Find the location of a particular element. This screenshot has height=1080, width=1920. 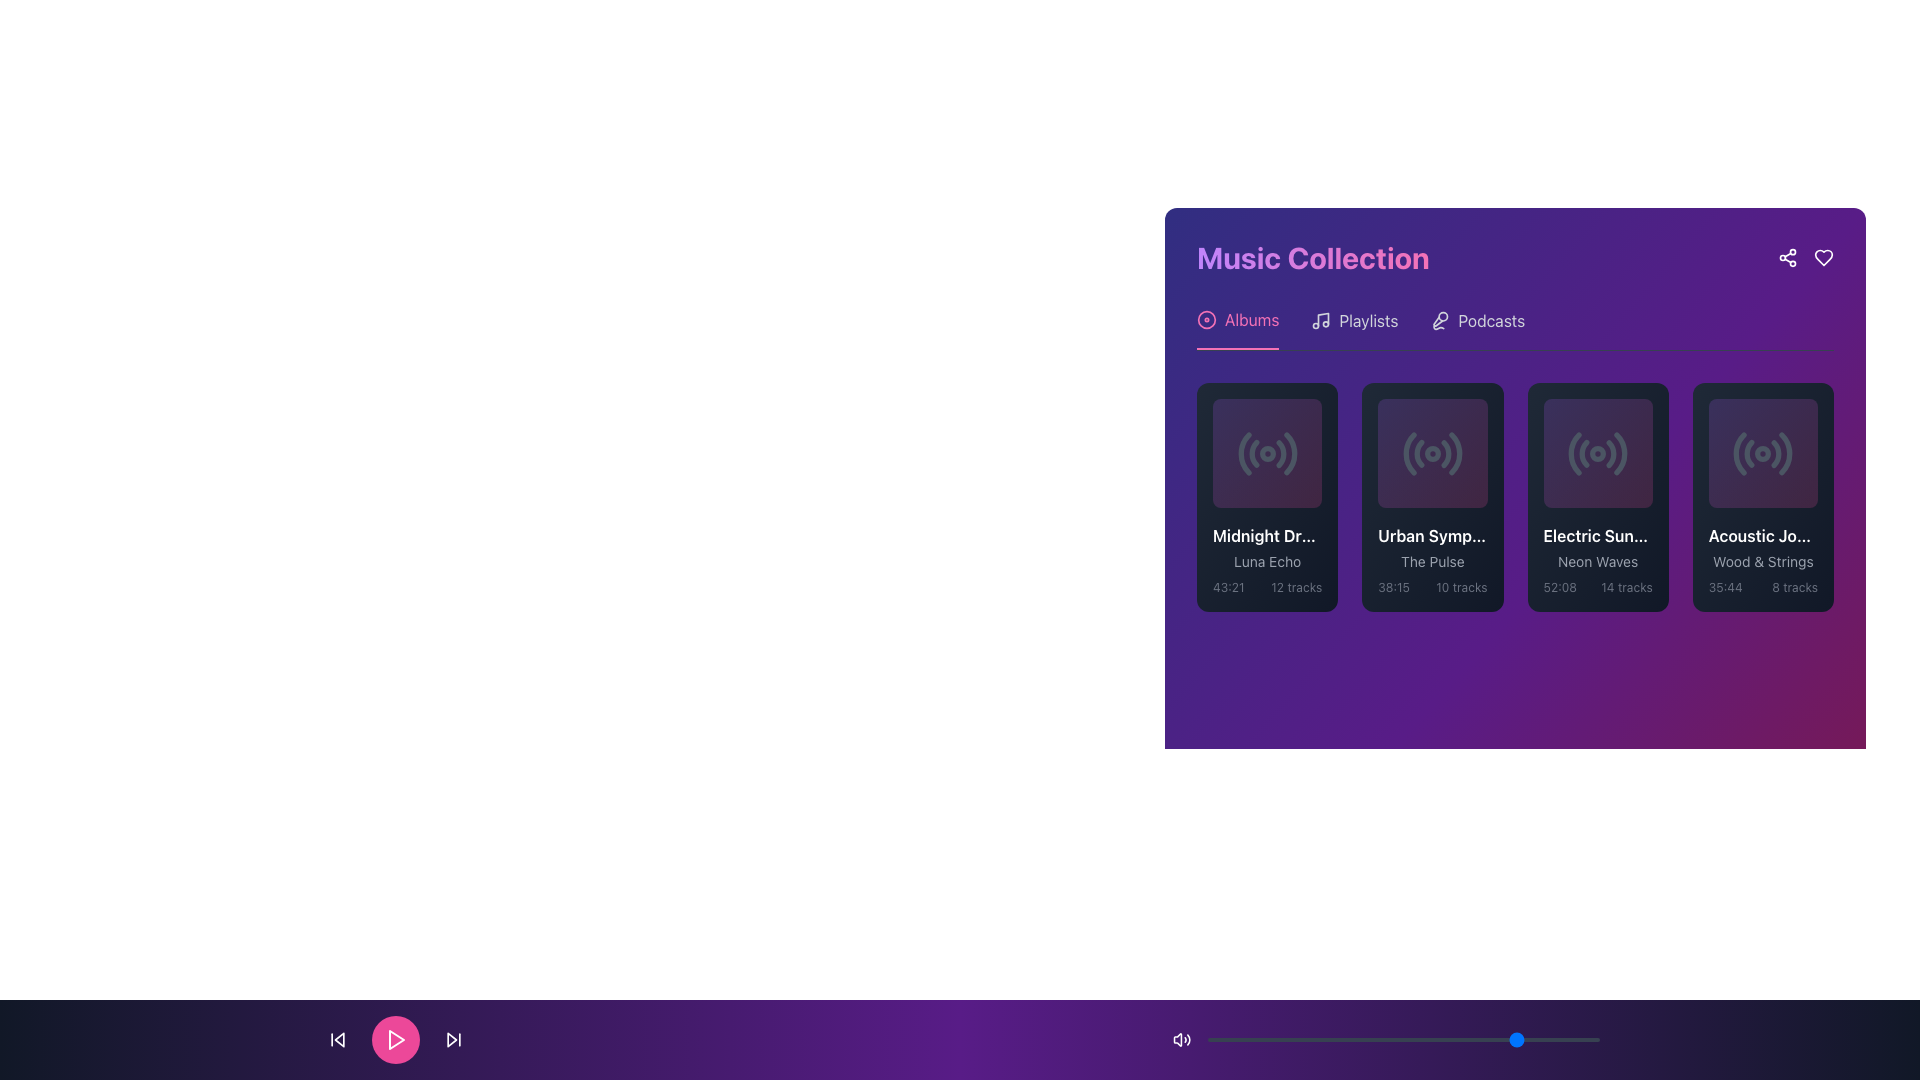

the text label that indicates the number of tracks available in the album or playlist, located under the 'Midnight Dreams' album card and near the bottom-right segment of the item is located at coordinates (1296, 587).